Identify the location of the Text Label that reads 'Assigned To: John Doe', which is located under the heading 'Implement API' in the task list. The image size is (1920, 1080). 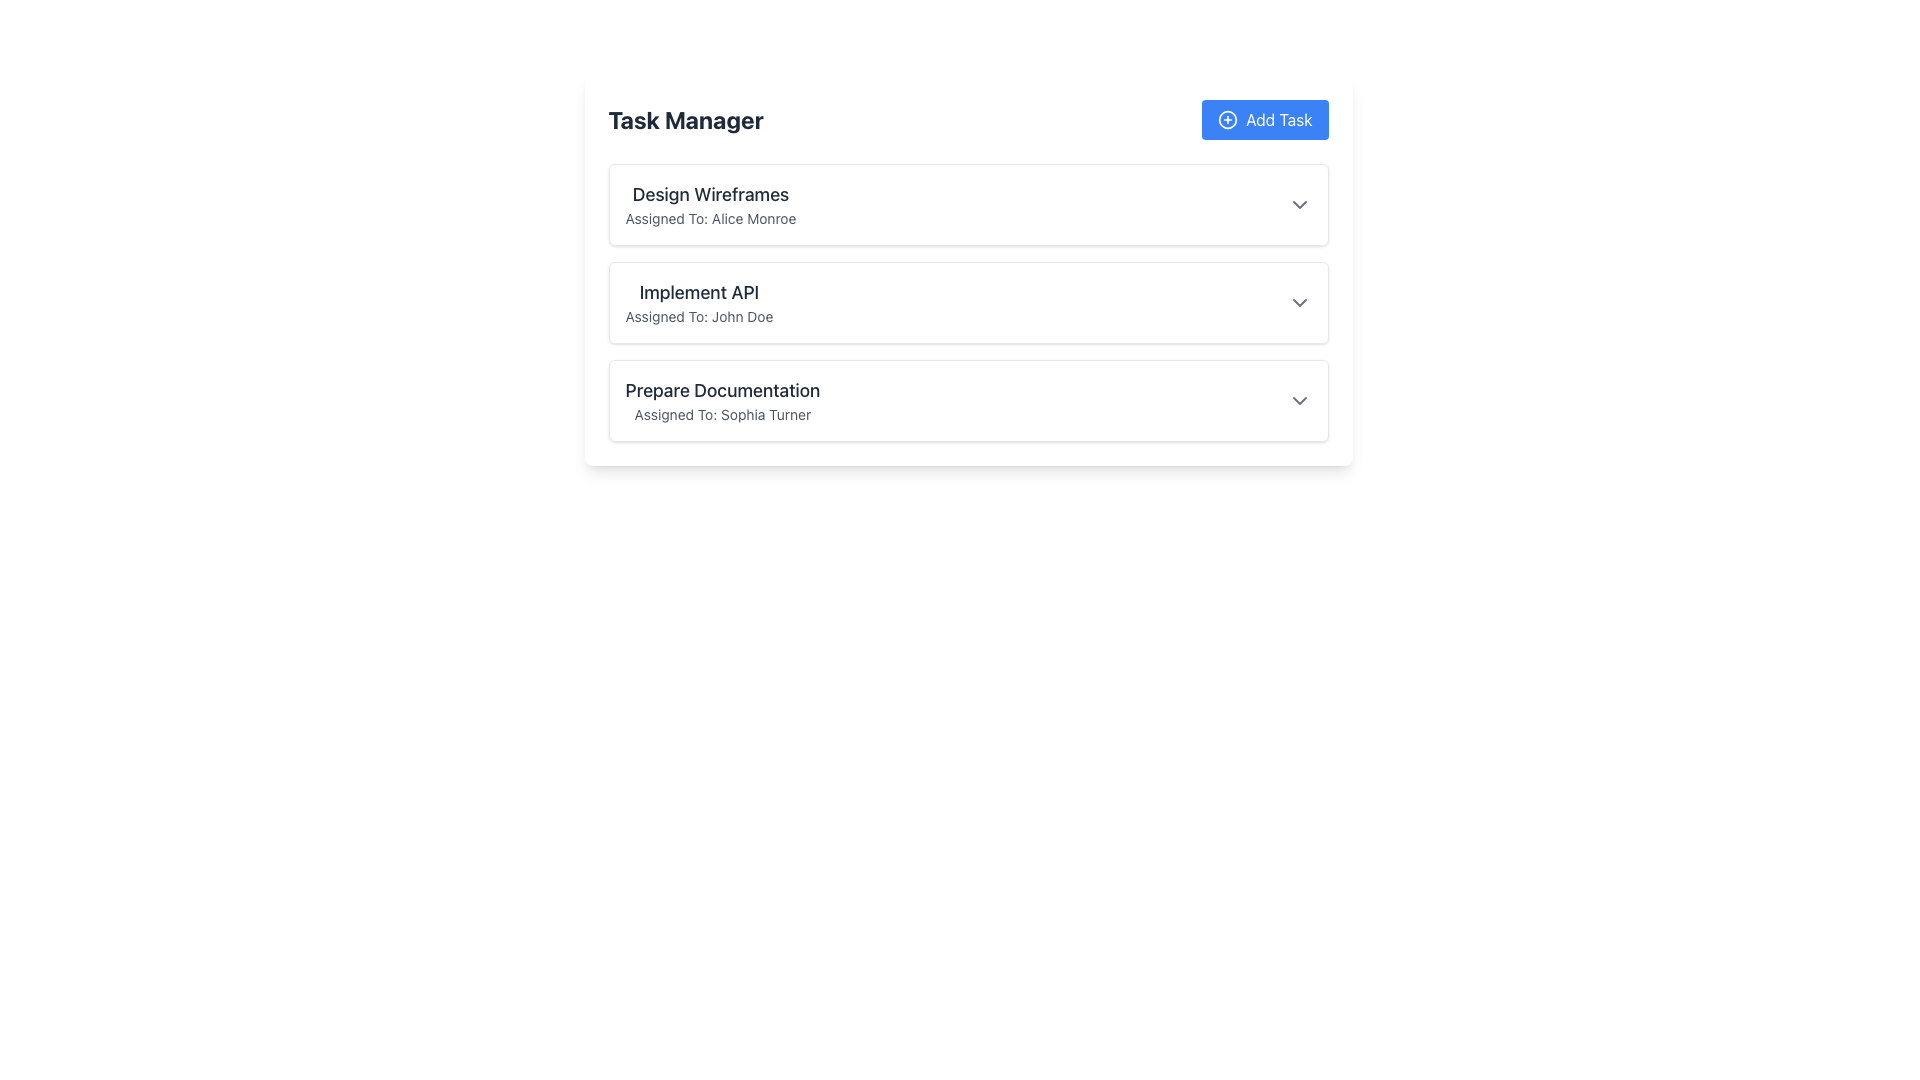
(699, 315).